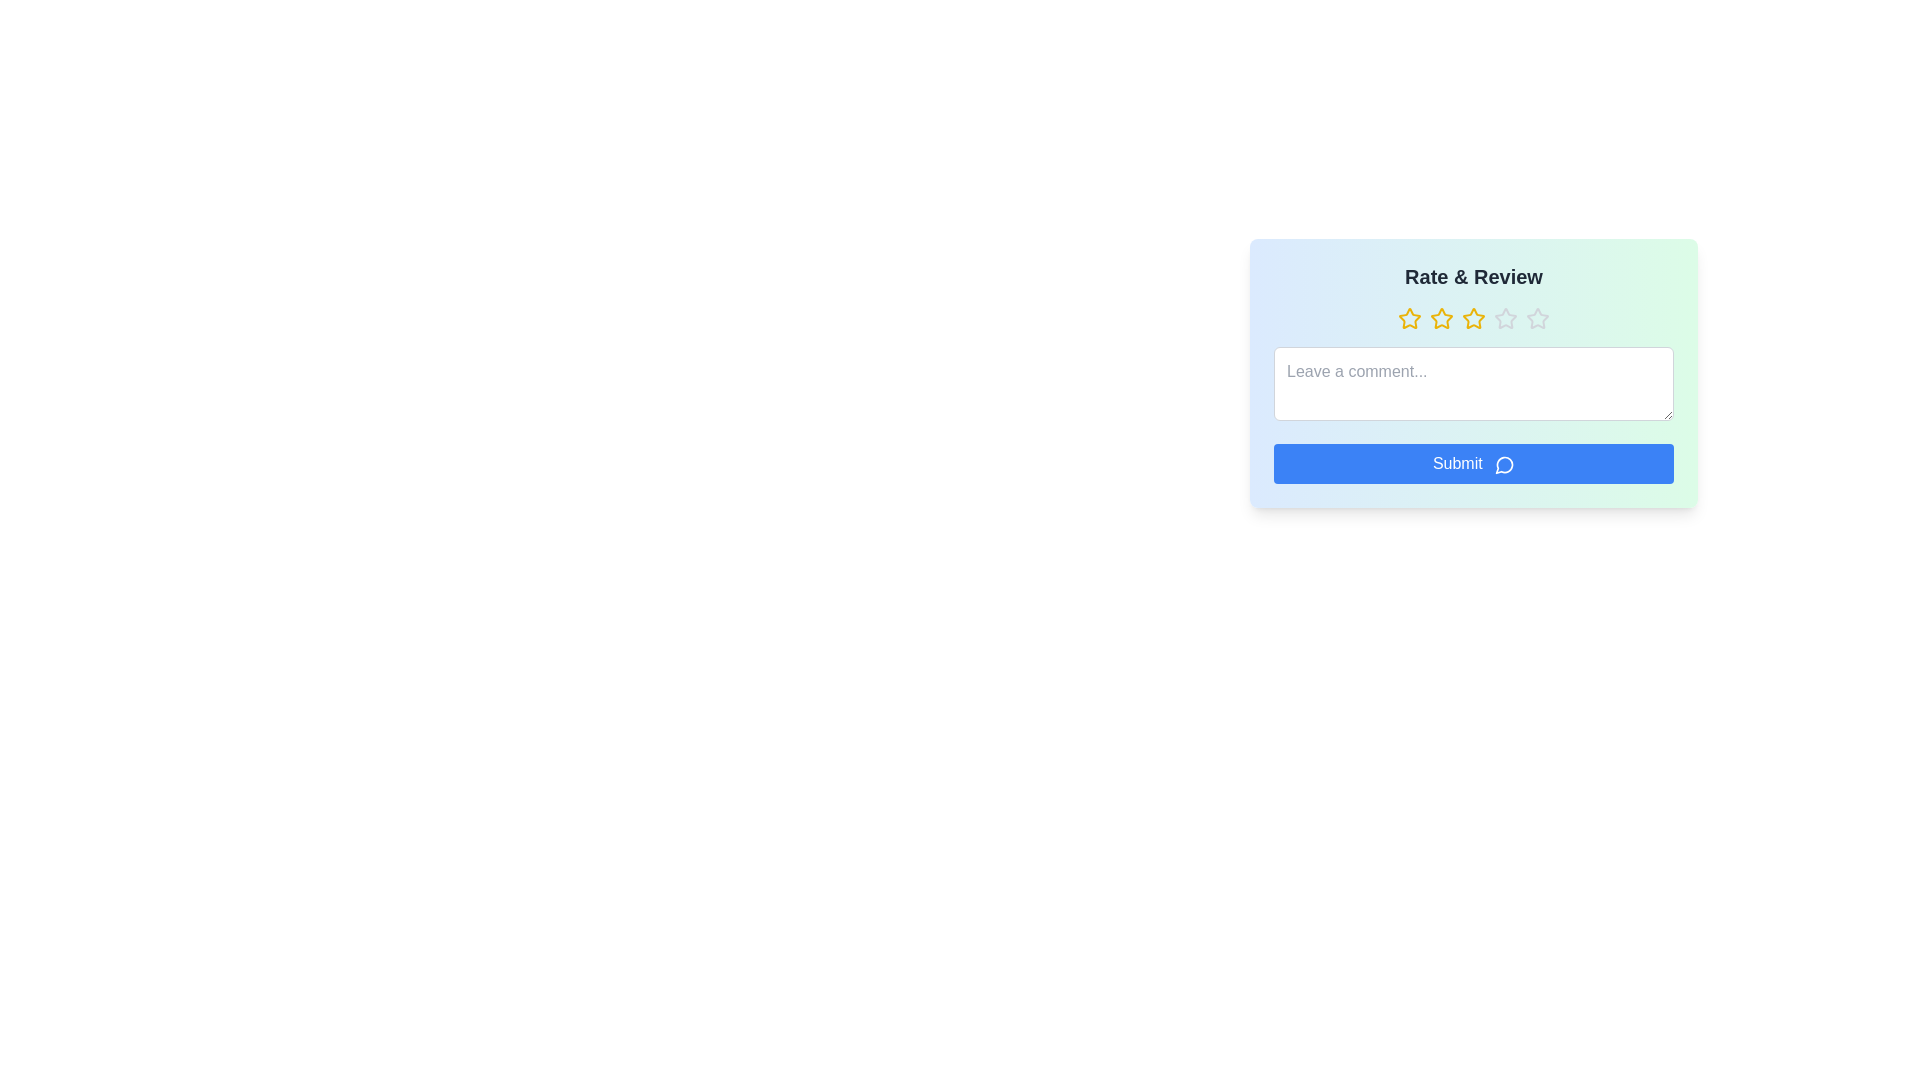  What do you see at coordinates (1409, 318) in the screenshot?
I see `the star corresponding to the desired rating value 1` at bounding box center [1409, 318].